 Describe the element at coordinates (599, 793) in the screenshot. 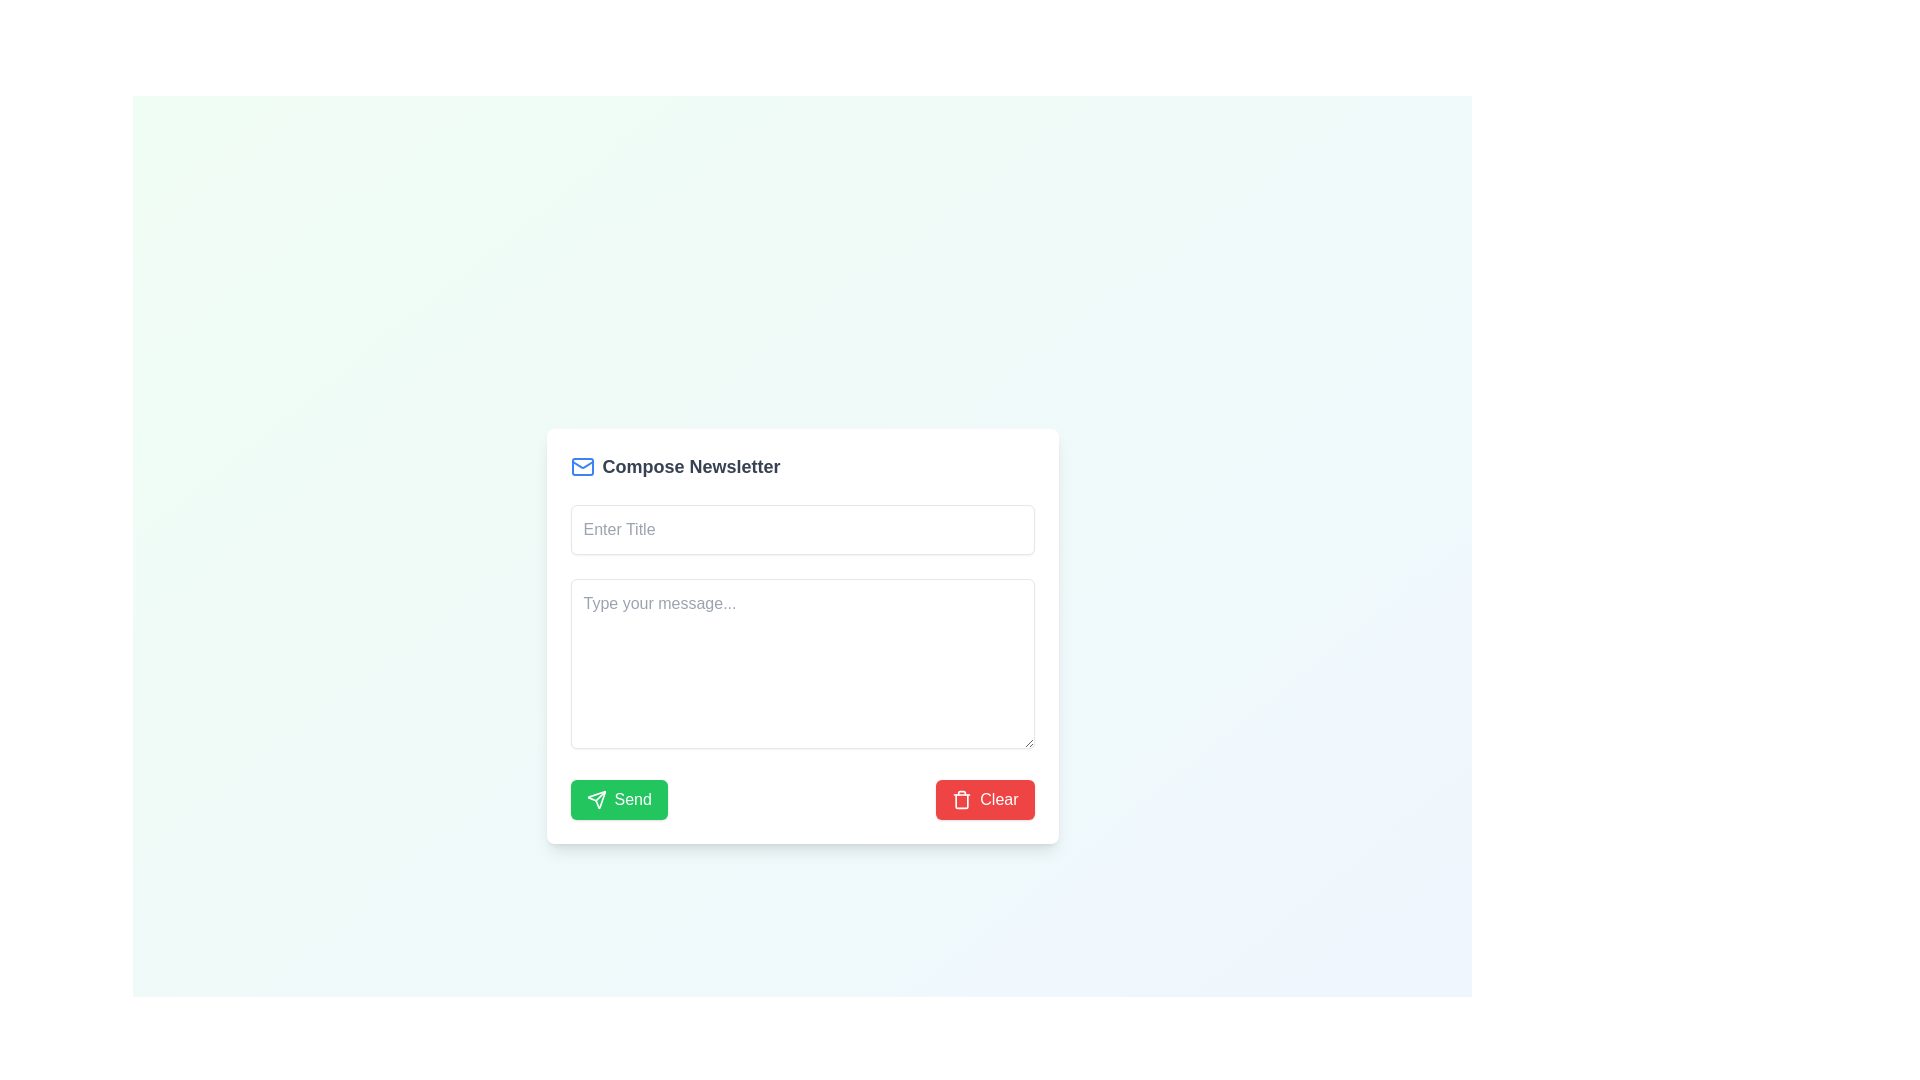

I see `the green circular button labeled 'Send' which contains a graphical arrow icon in its center-right section` at that location.